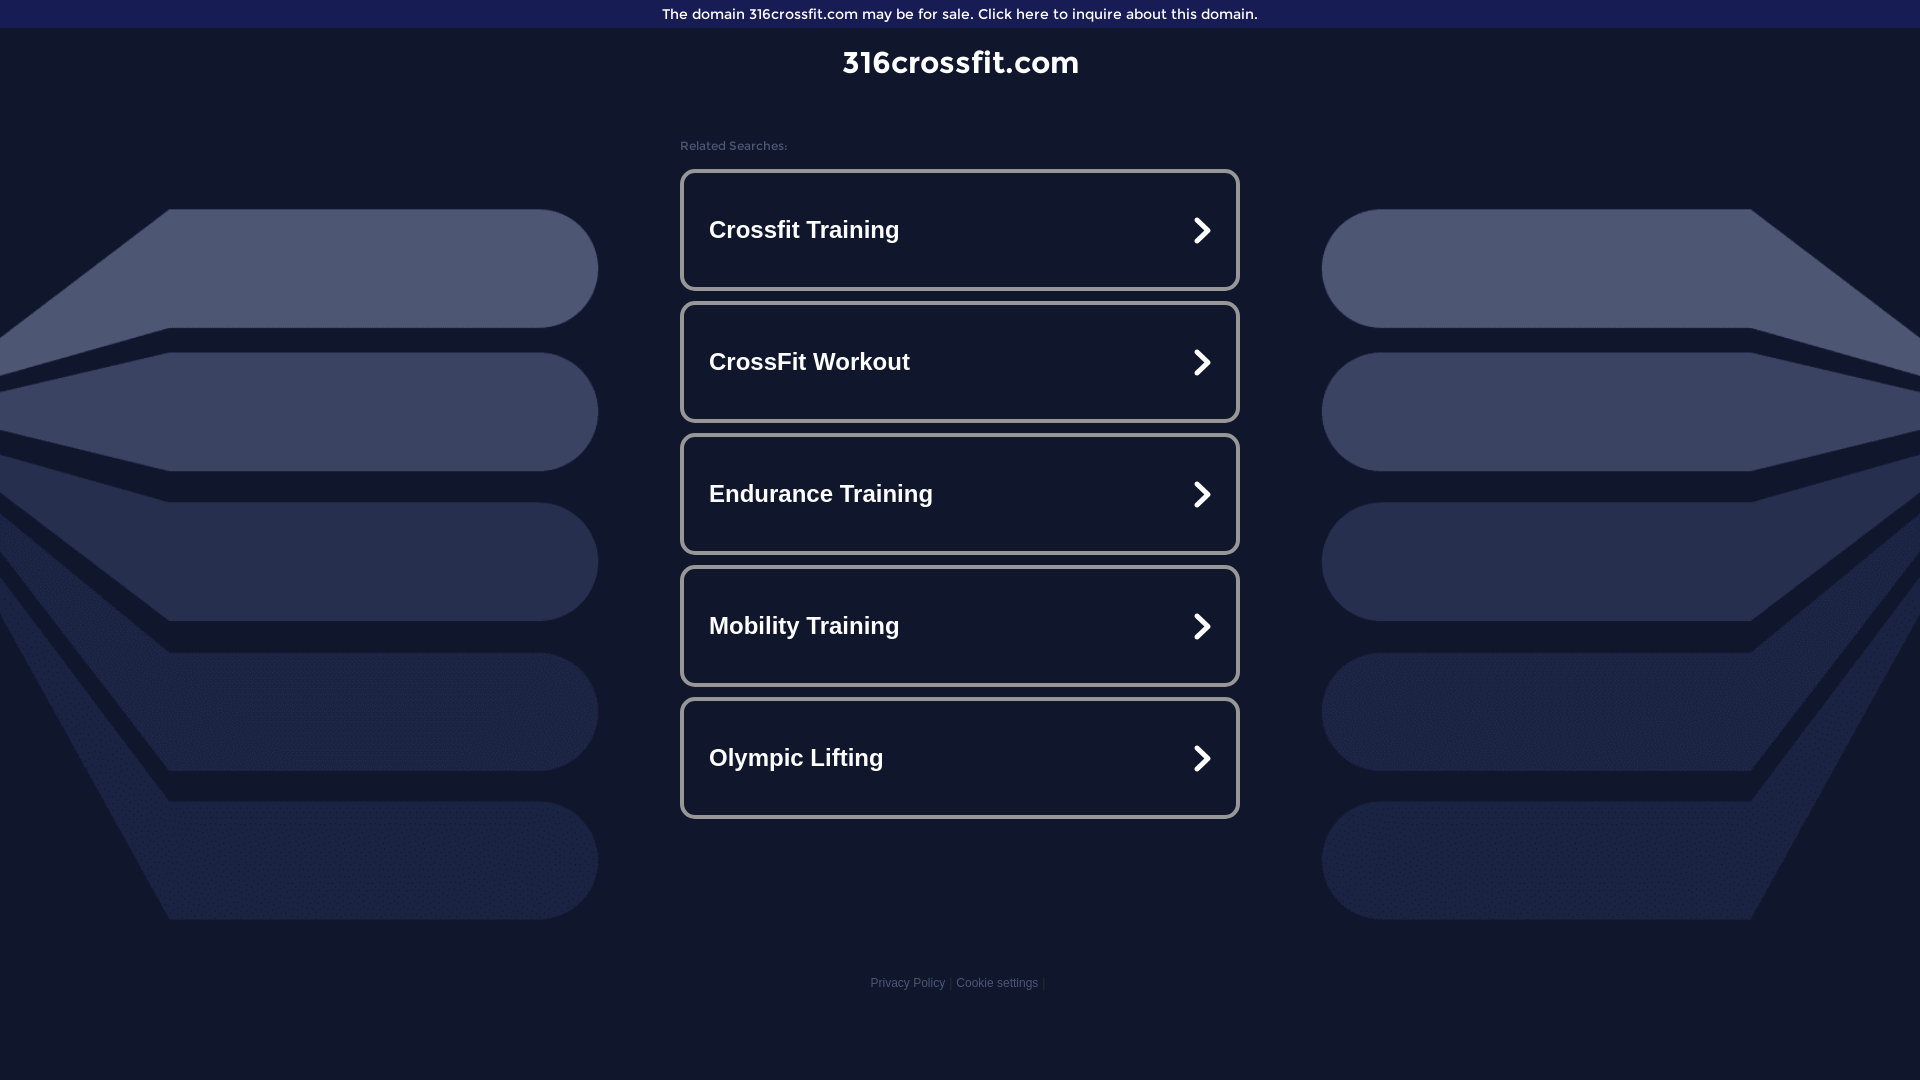  I want to click on 'Cookie settings', so click(997, 982).